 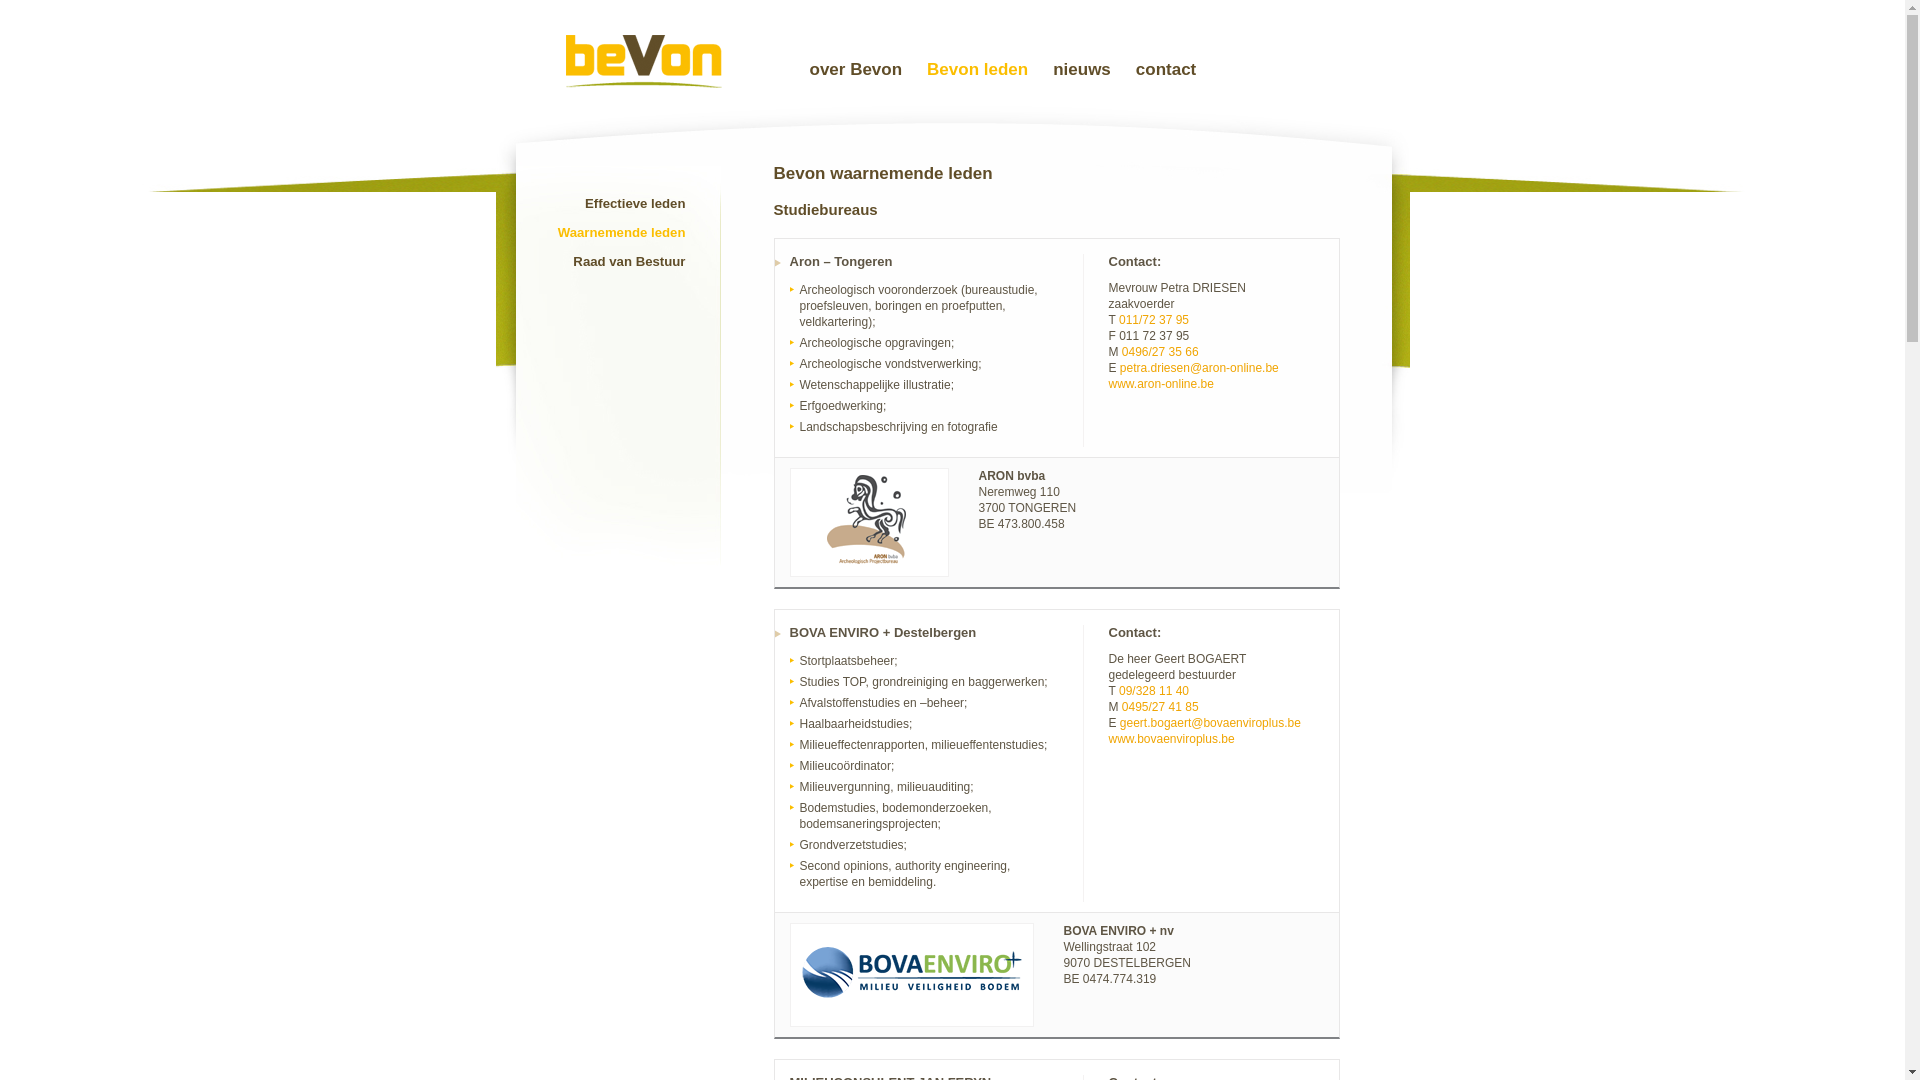 What do you see at coordinates (1080, 68) in the screenshot?
I see `'nieuws'` at bounding box center [1080, 68].